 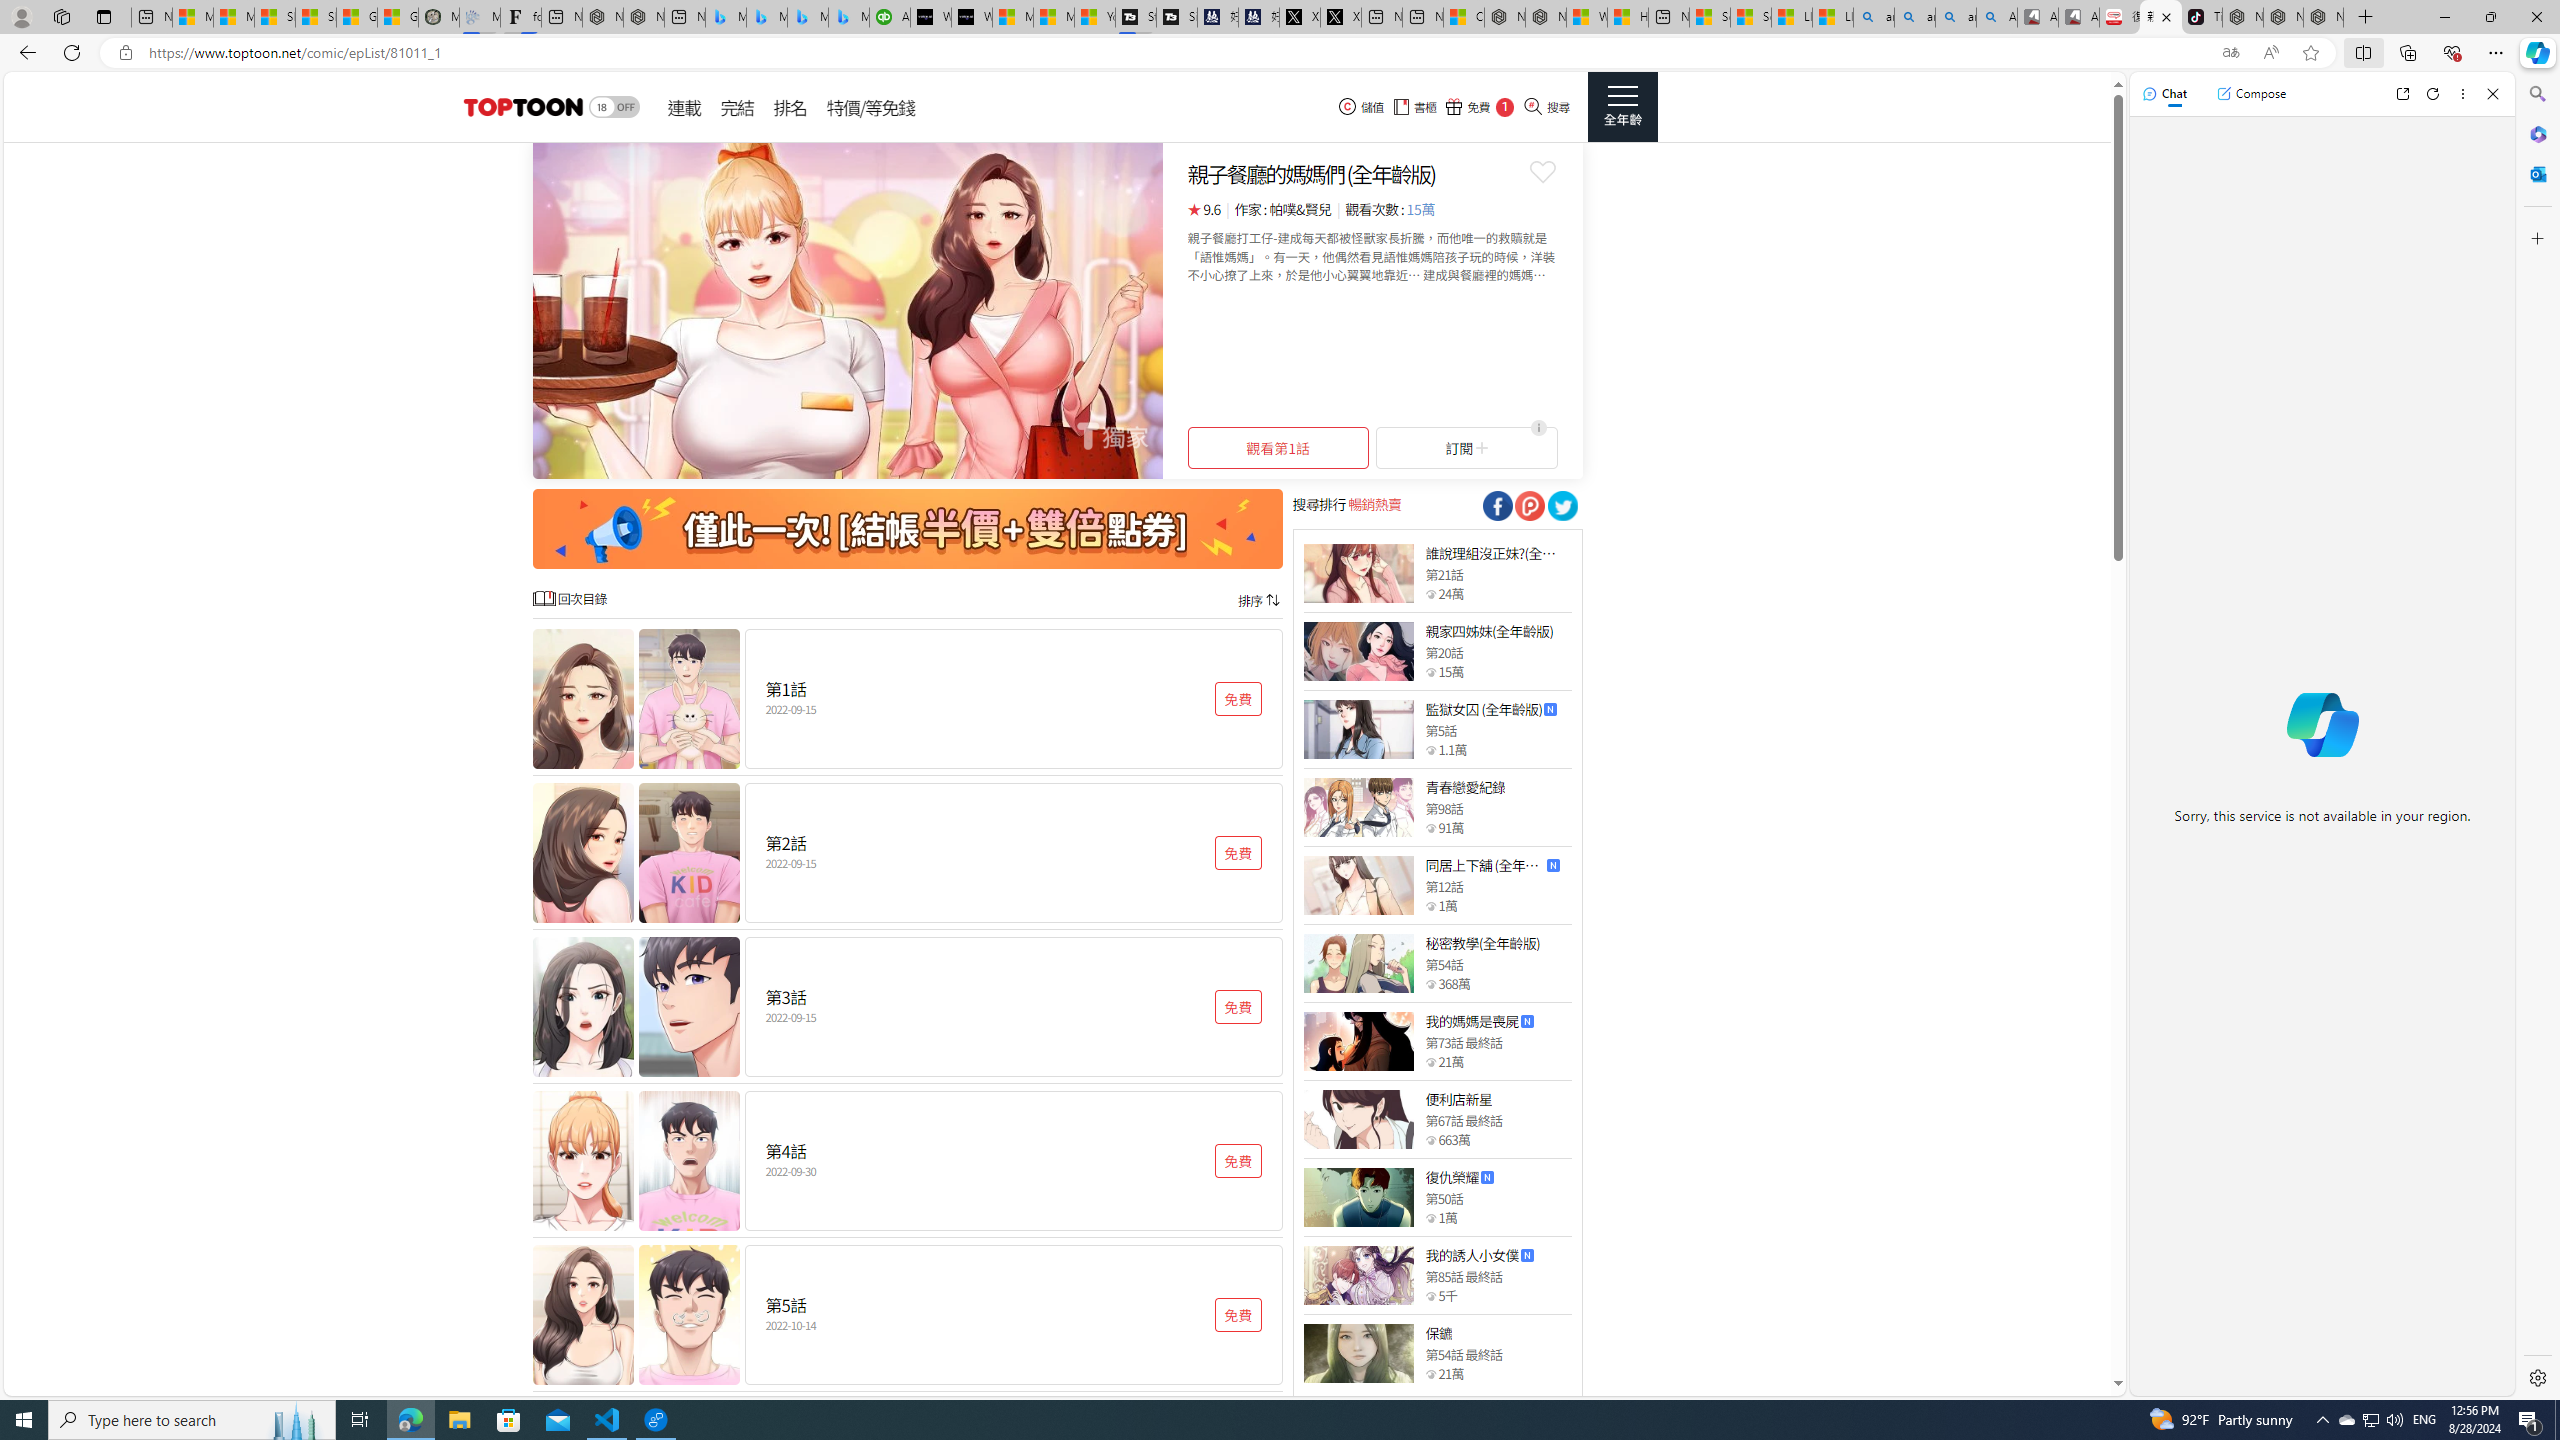 I want to click on 'Huge shark washes ashore at New York City beach | Watch', so click(x=1627, y=16).